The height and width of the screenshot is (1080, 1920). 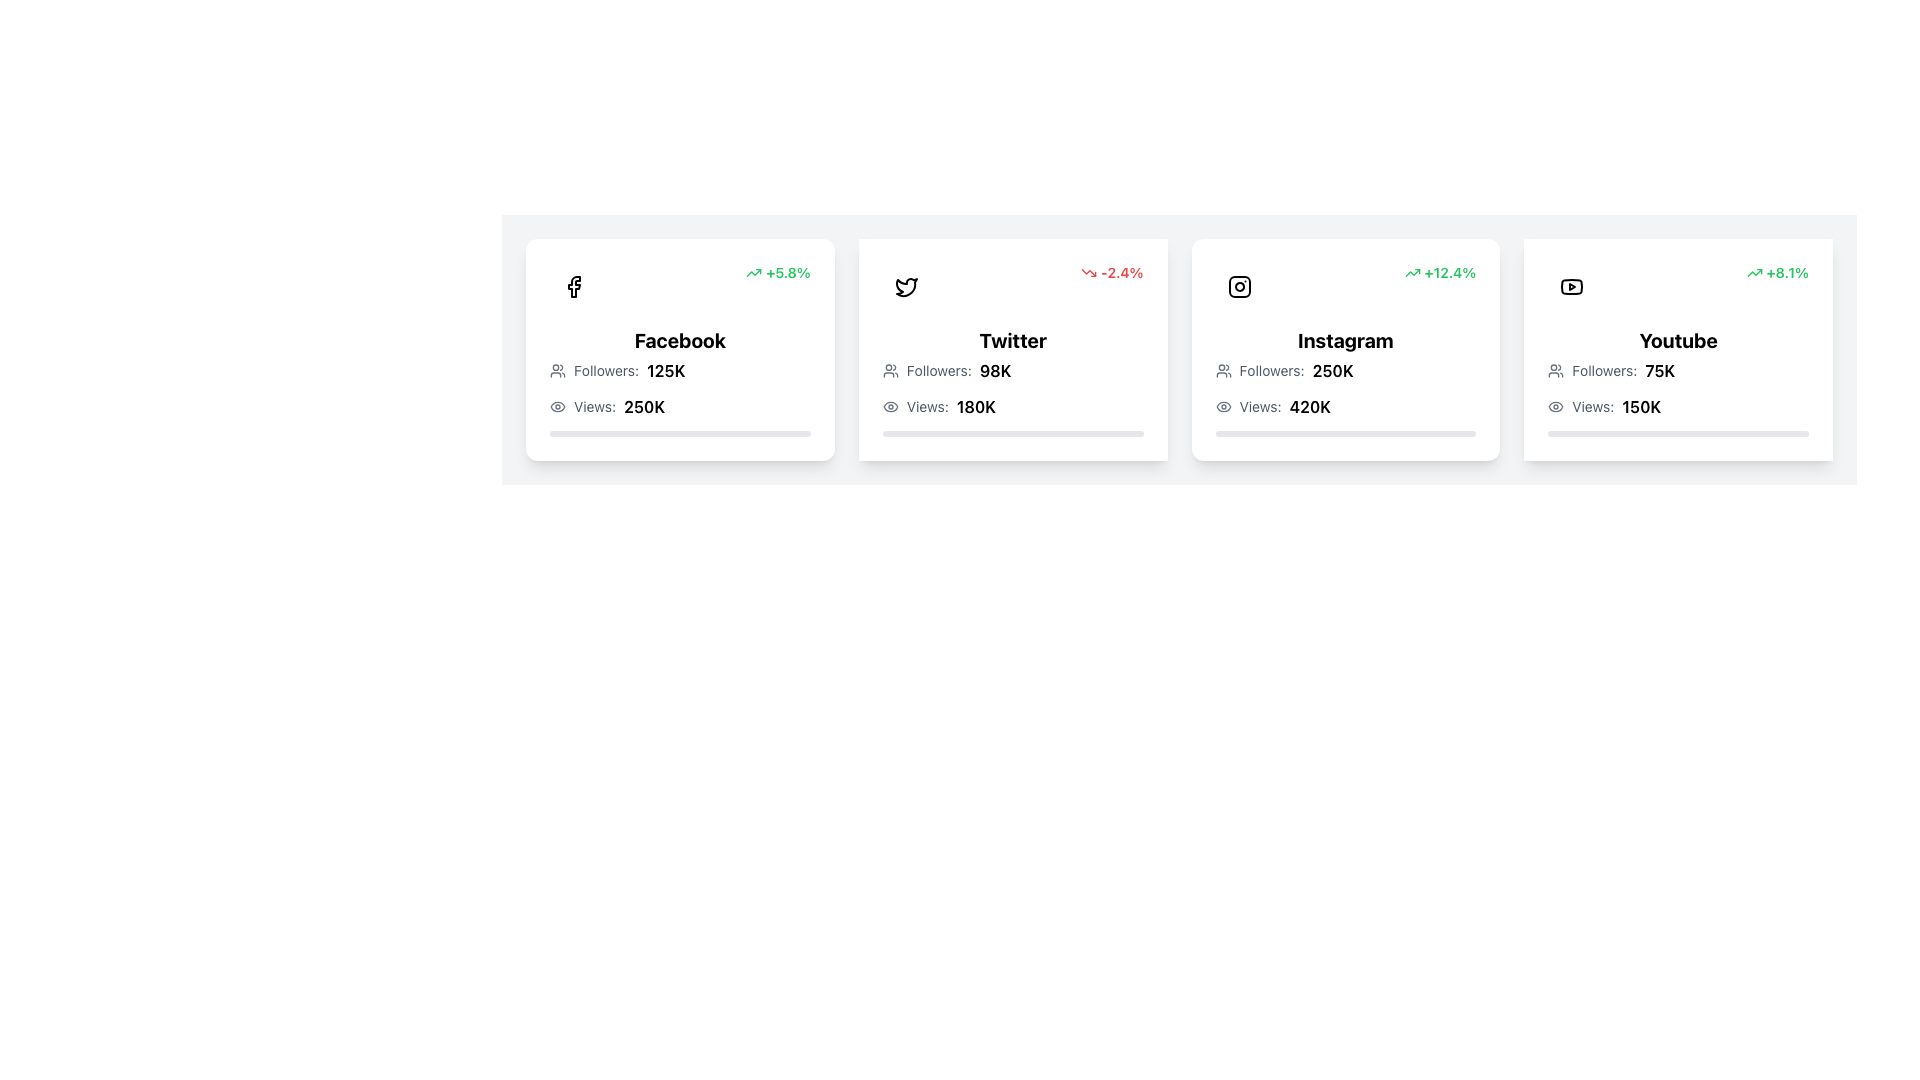 What do you see at coordinates (905, 286) in the screenshot?
I see `the Twitter Icon, which is a black outlined vector graphic of a bird in flight located at the top-left corner of its card` at bounding box center [905, 286].